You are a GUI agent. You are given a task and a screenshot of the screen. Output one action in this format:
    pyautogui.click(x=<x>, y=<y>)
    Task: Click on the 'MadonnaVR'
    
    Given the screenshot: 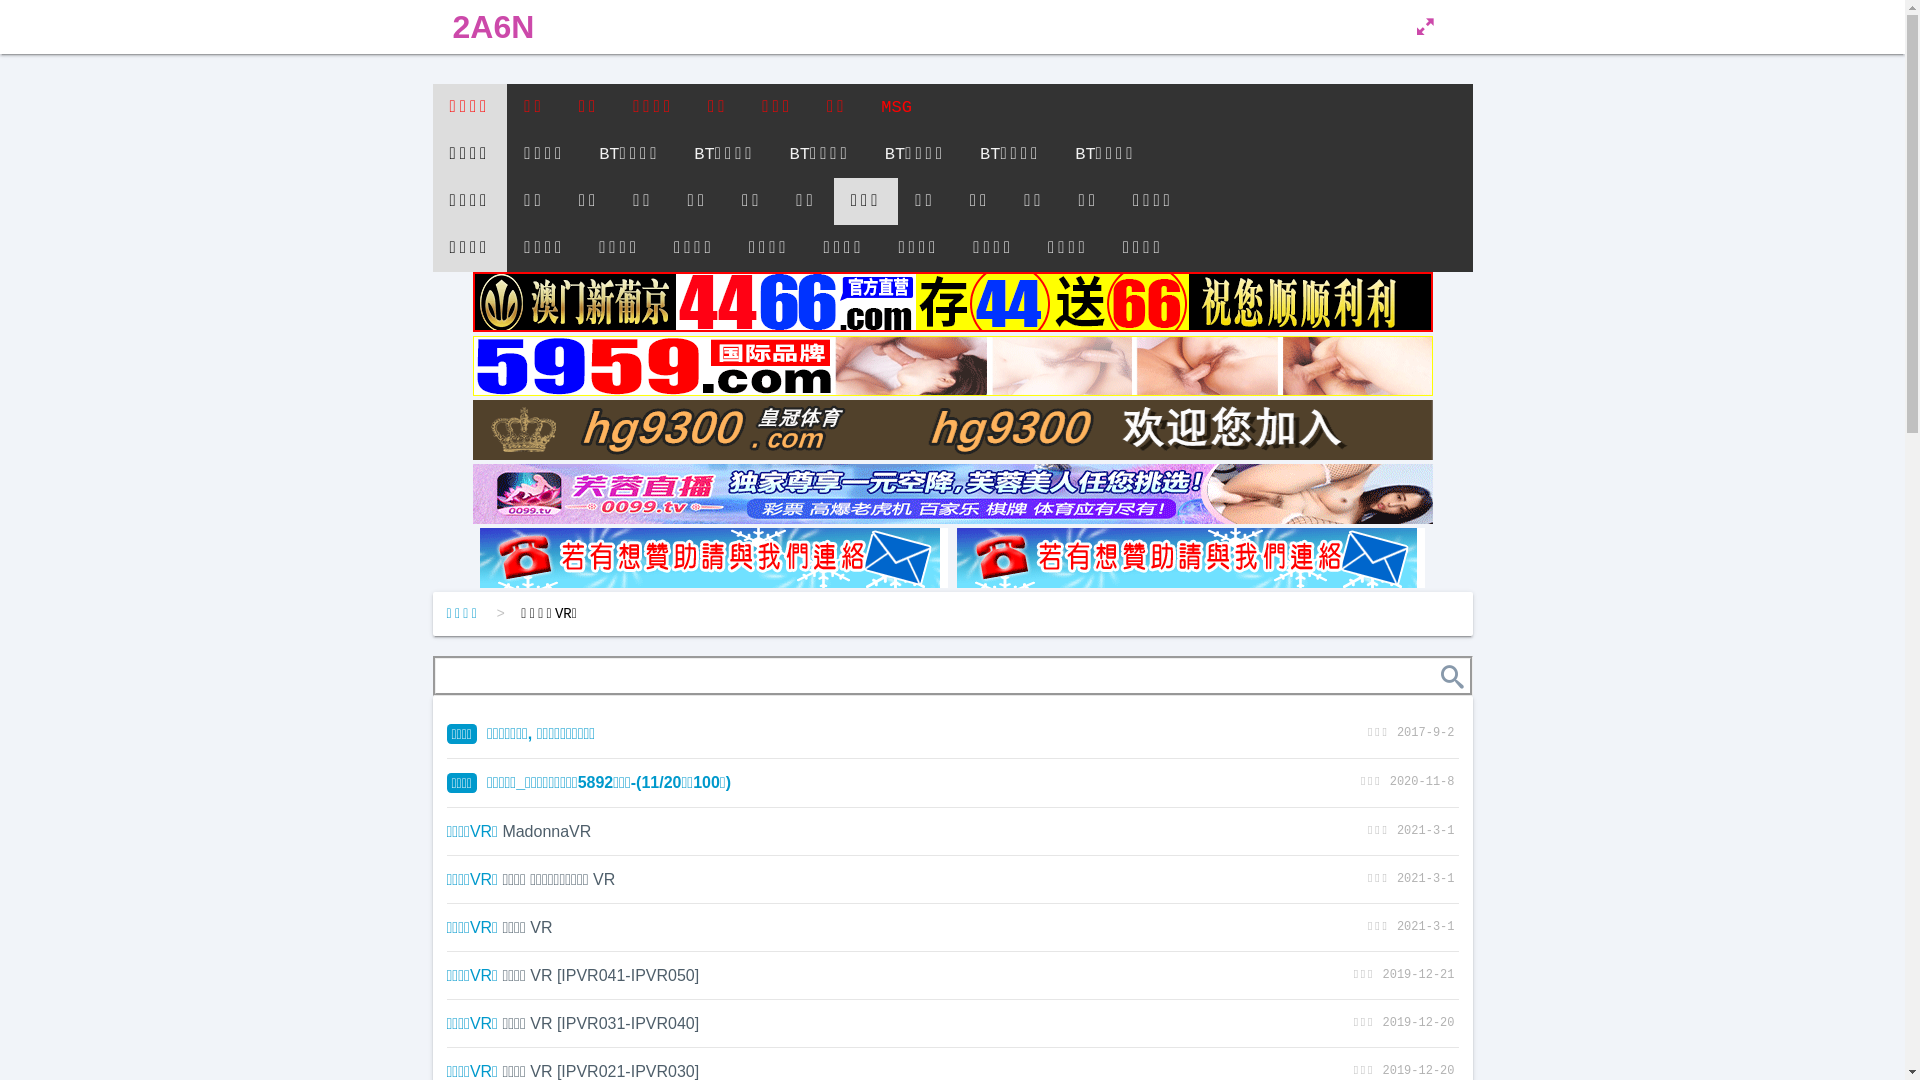 What is the action you would take?
    pyautogui.click(x=502, y=831)
    